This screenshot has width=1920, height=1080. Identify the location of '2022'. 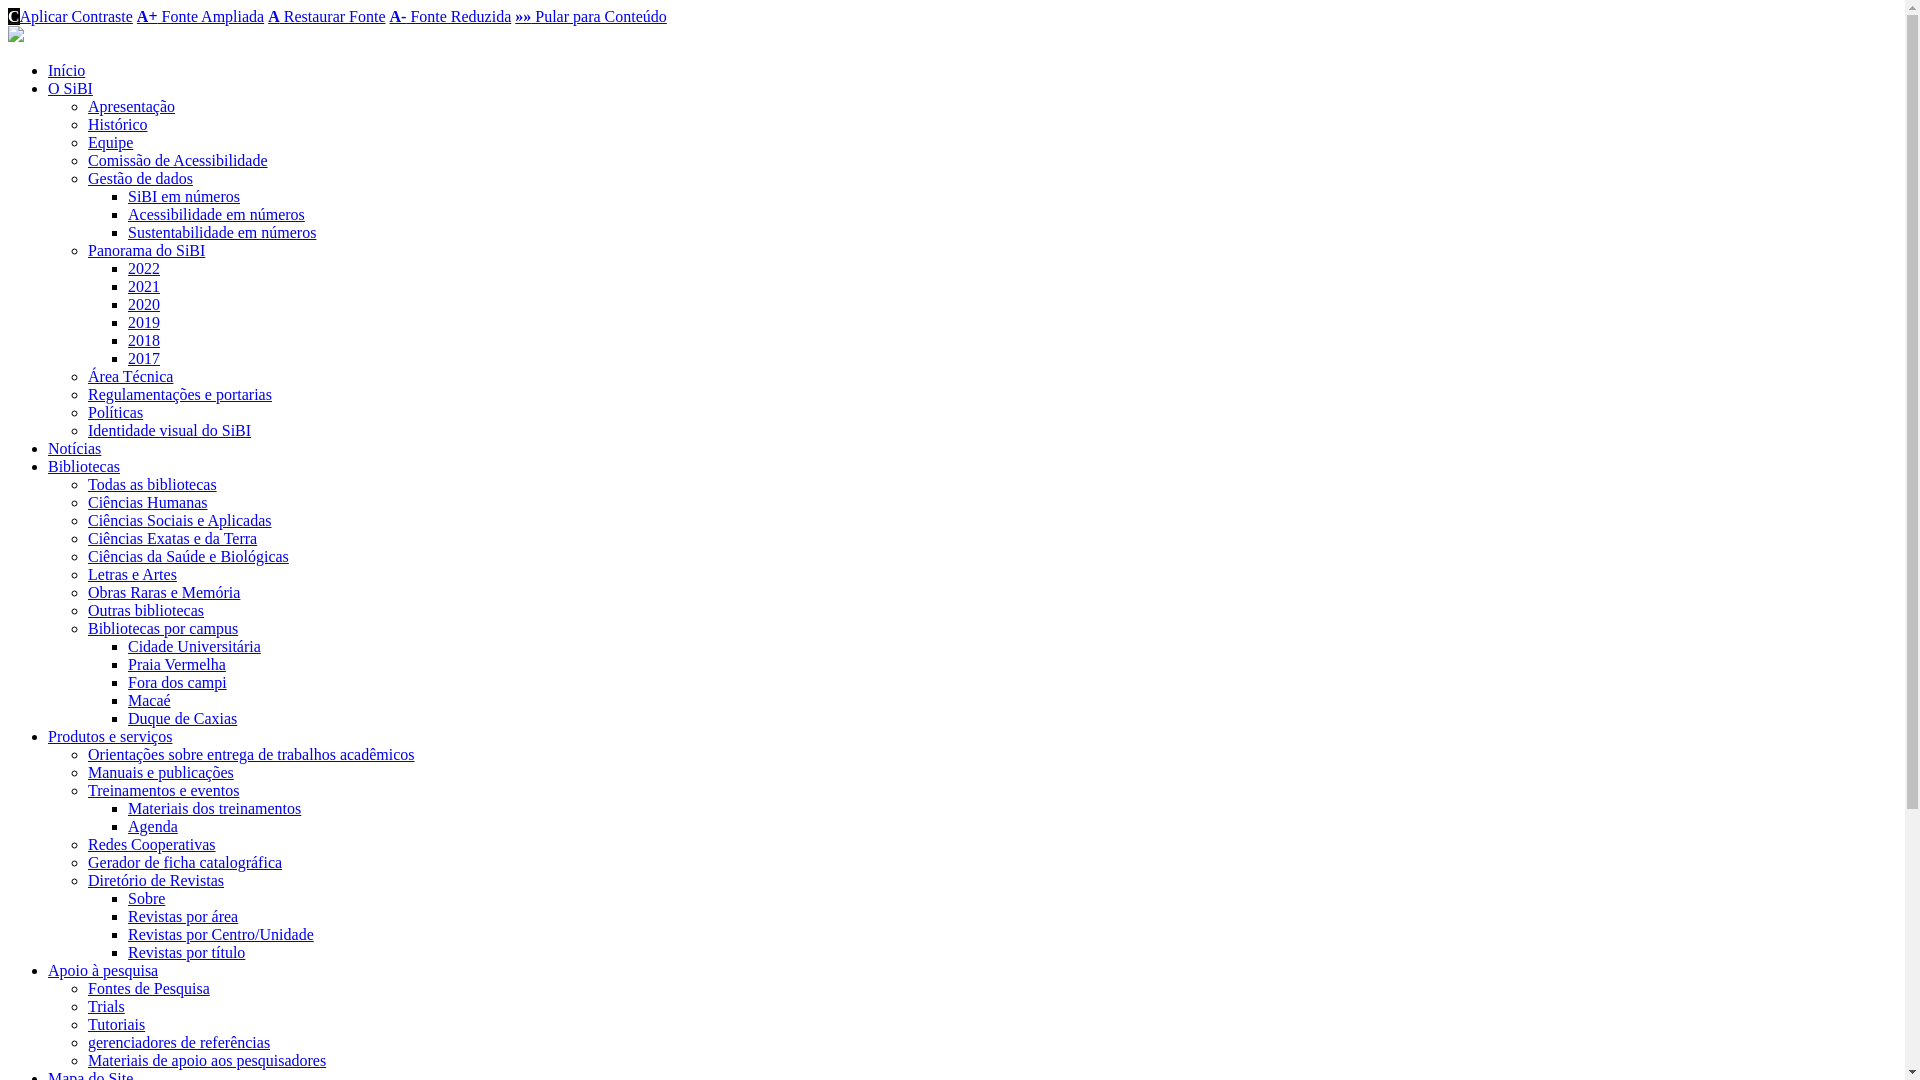
(143, 267).